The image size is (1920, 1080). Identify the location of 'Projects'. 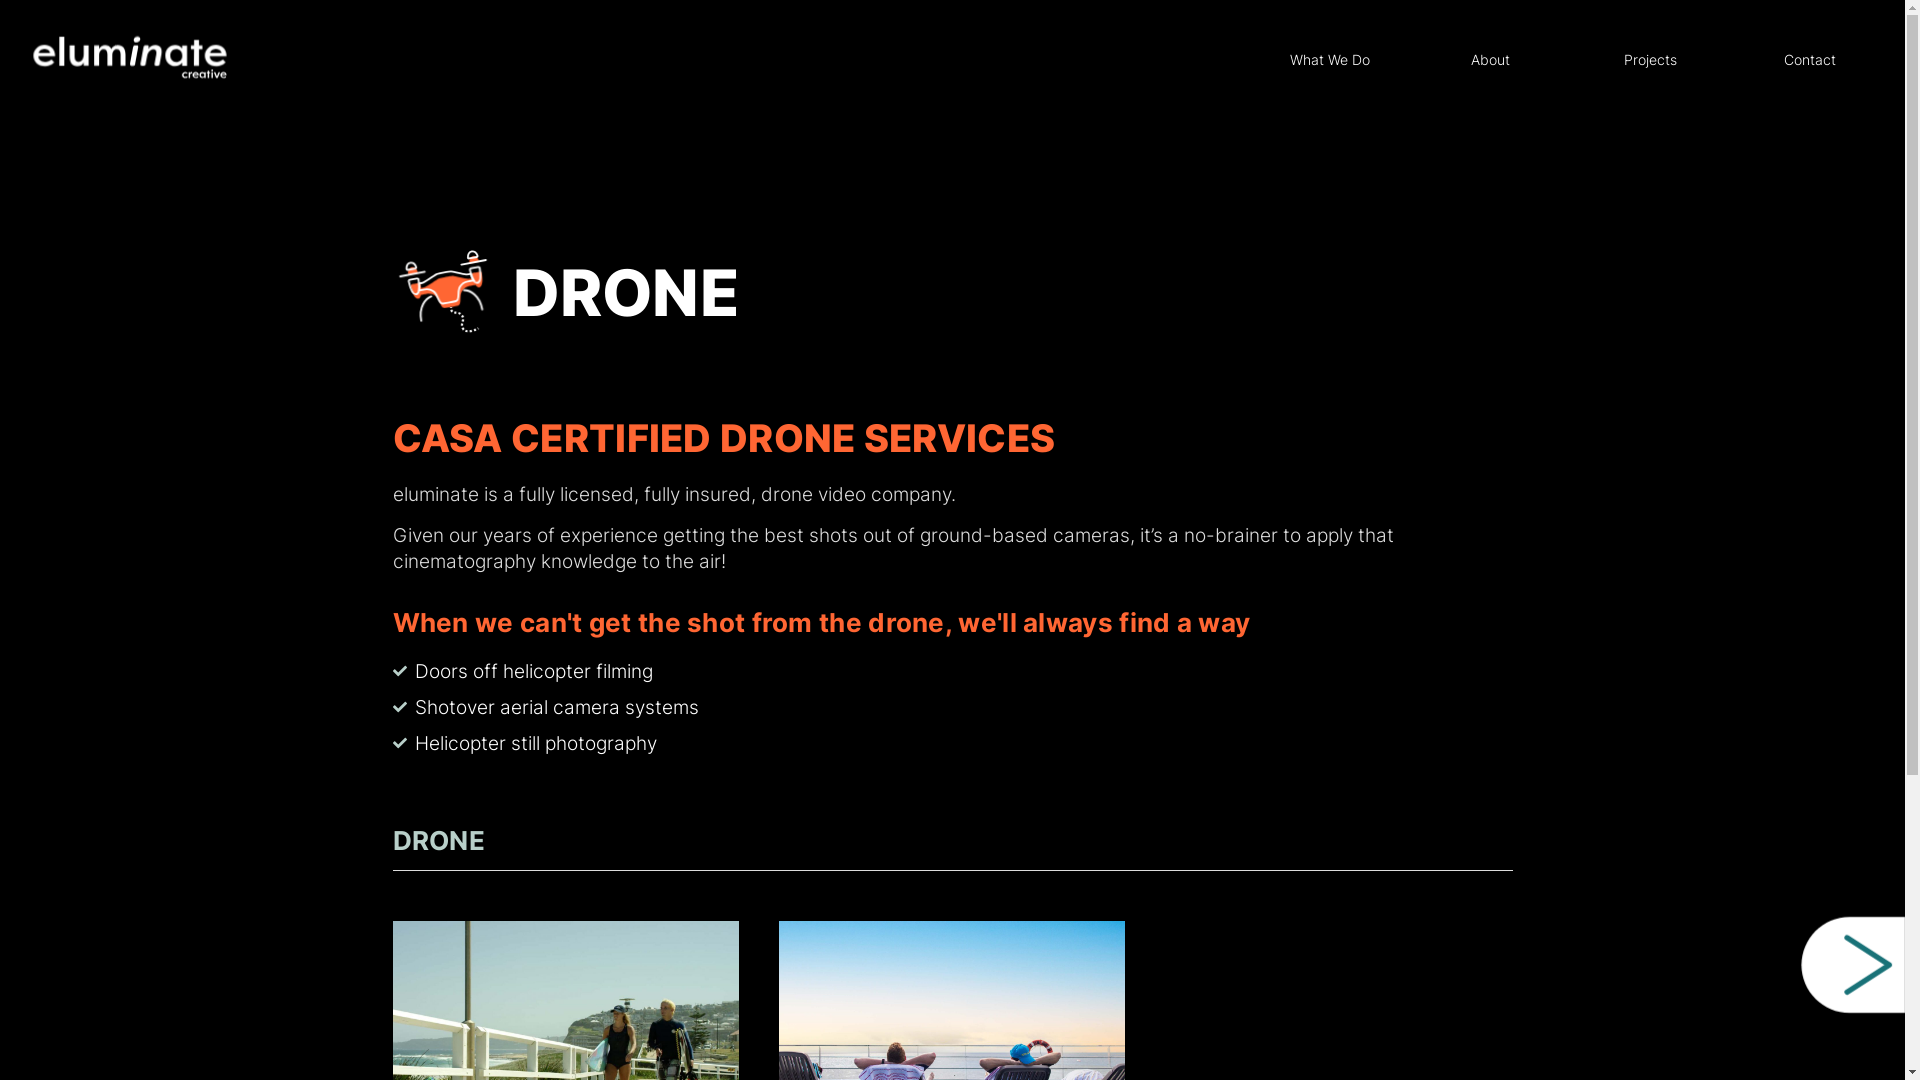
(1650, 59).